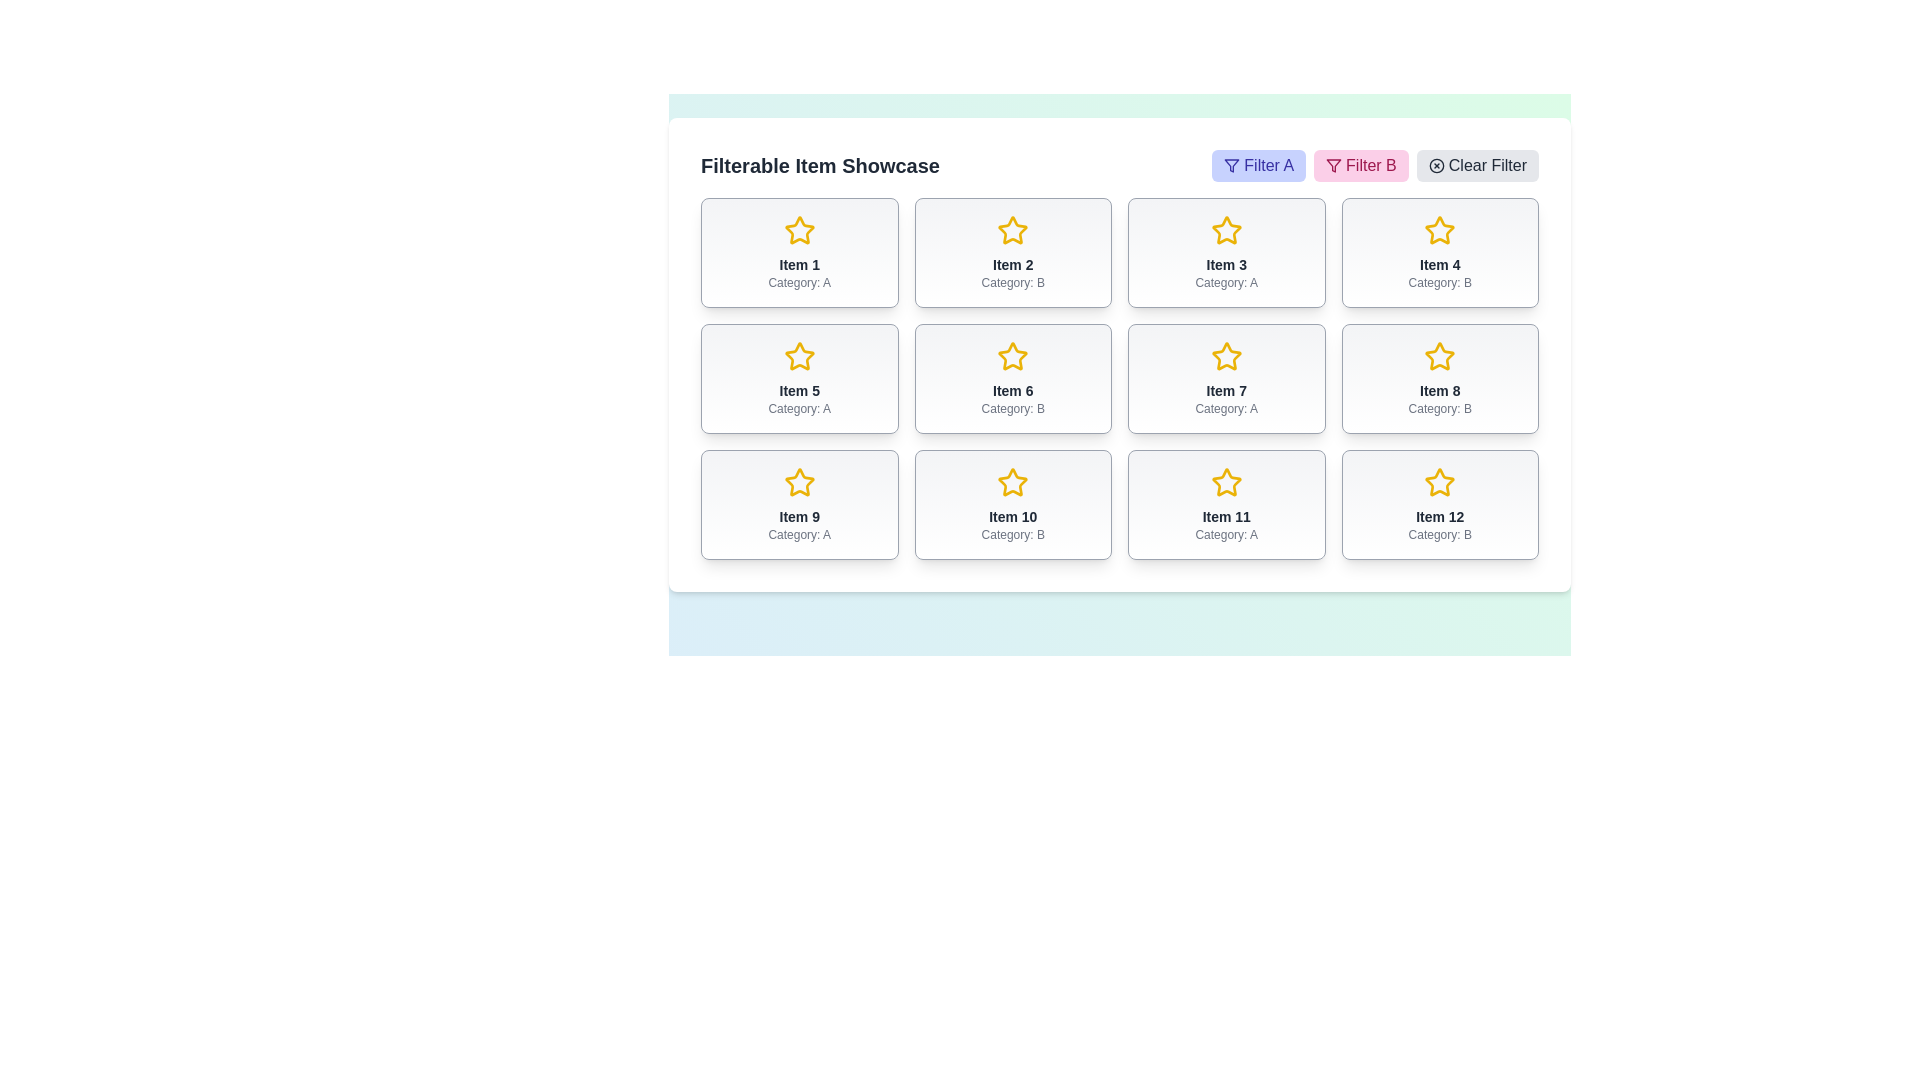  I want to click on the circular SVG component that represents the central part of the 'X' icon in the top-right corner, adjacent to the 'Clear Filter' label, so click(1435, 164).